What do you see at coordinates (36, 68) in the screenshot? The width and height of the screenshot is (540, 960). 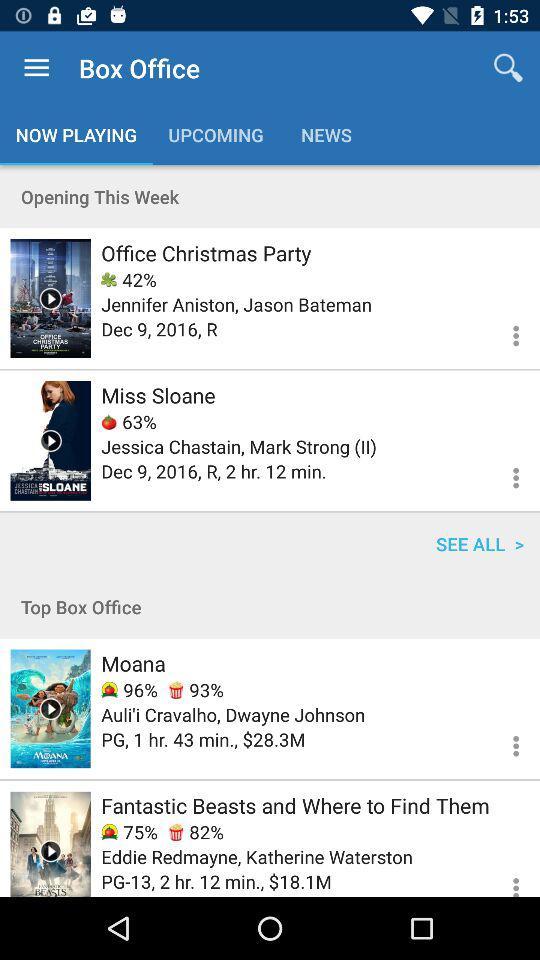 I see `the item above the now playing icon` at bounding box center [36, 68].